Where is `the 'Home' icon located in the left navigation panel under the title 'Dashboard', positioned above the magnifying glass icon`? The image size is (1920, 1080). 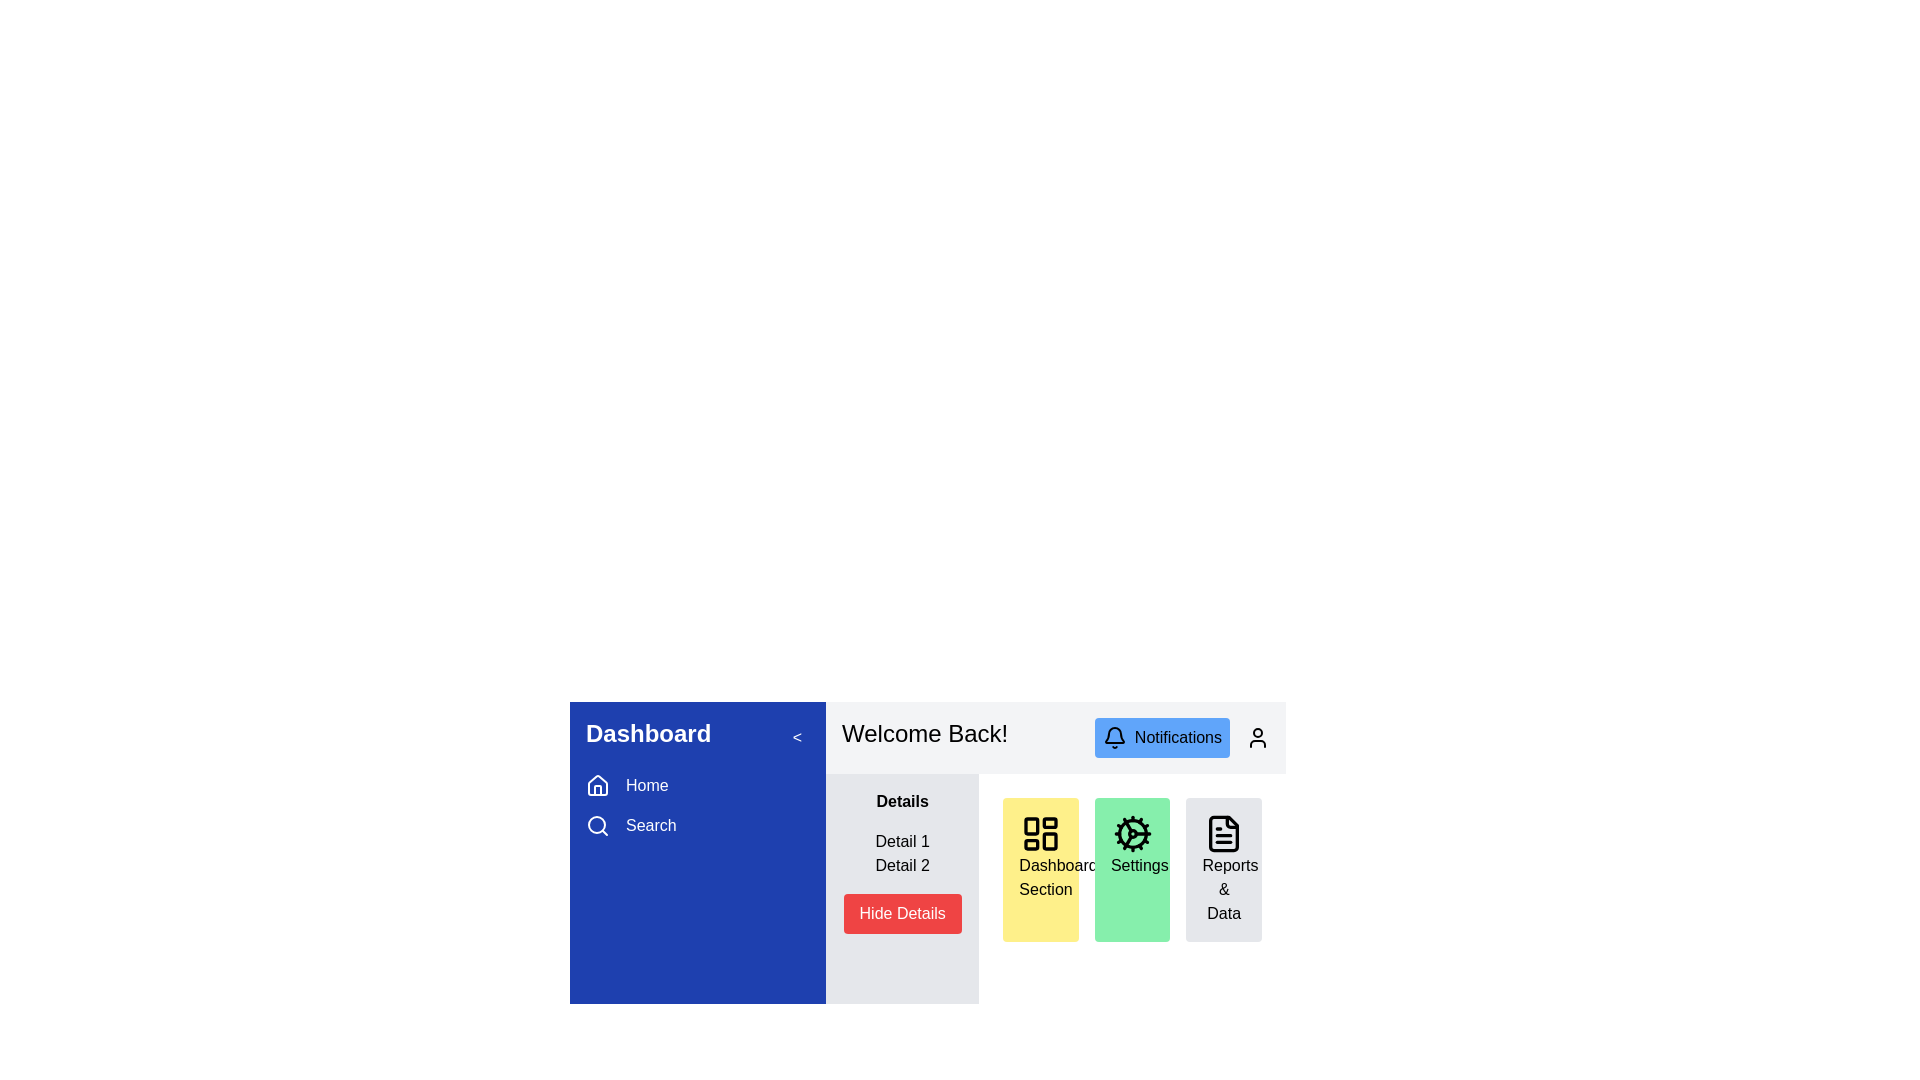 the 'Home' icon located in the left navigation panel under the title 'Dashboard', positioned above the magnifying glass icon is located at coordinates (597, 784).